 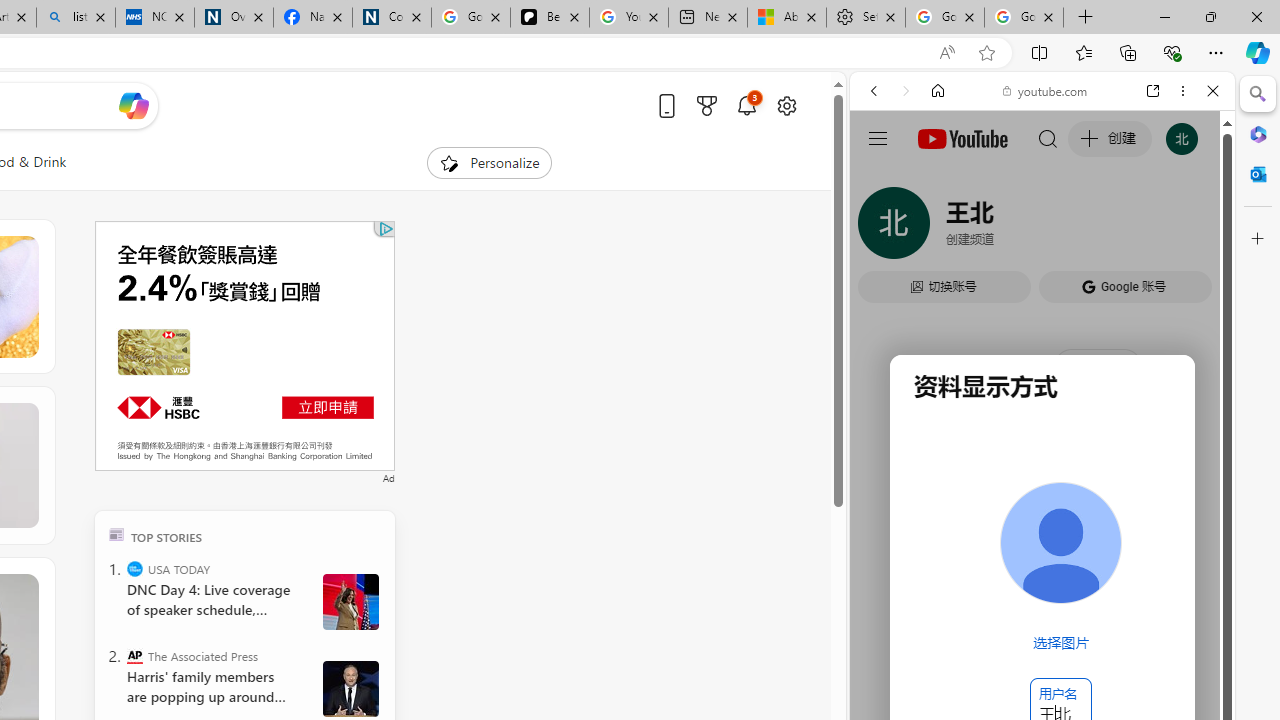 What do you see at coordinates (385, 227) in the screenshot?
I see `'Class: qc-adchoices-link top-right '` at bounding box center [385, 227].